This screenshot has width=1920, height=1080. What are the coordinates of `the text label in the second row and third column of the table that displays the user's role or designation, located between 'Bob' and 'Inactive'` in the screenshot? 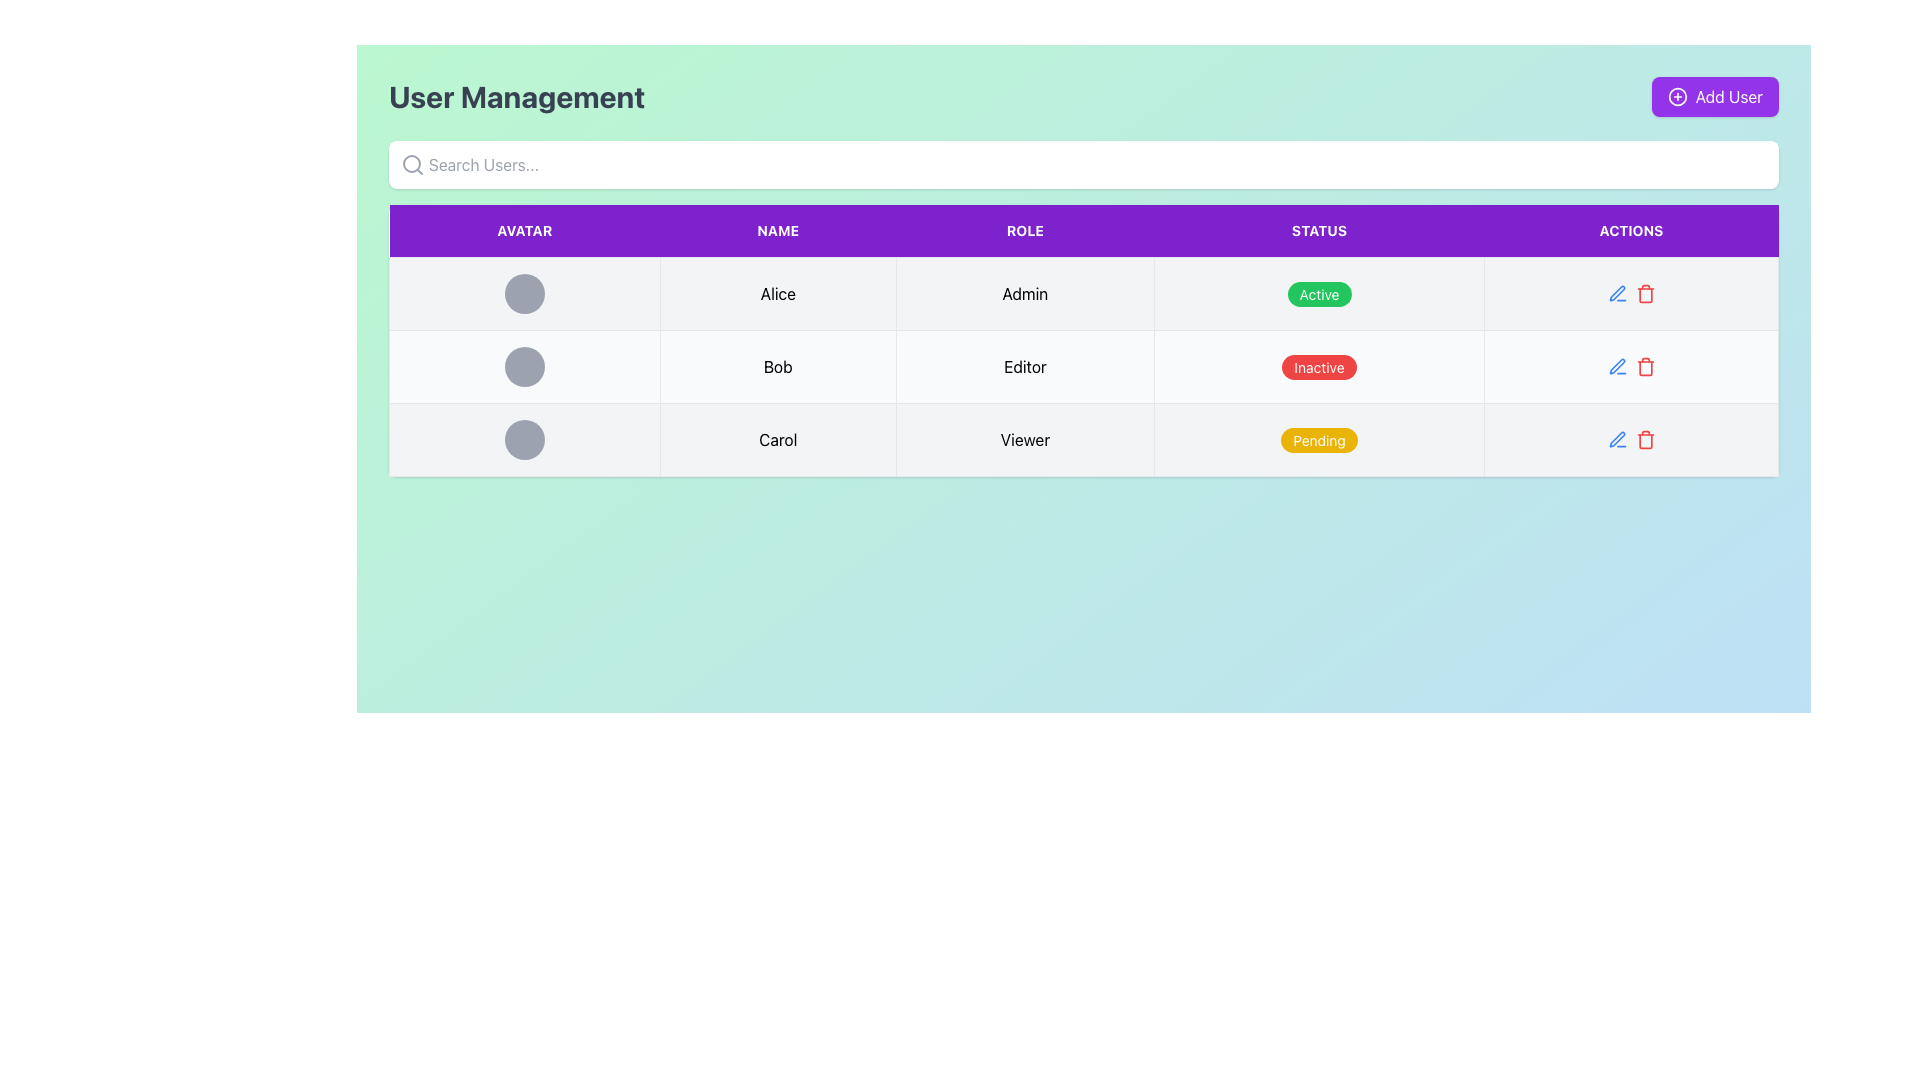 It's located at (1025, 366).